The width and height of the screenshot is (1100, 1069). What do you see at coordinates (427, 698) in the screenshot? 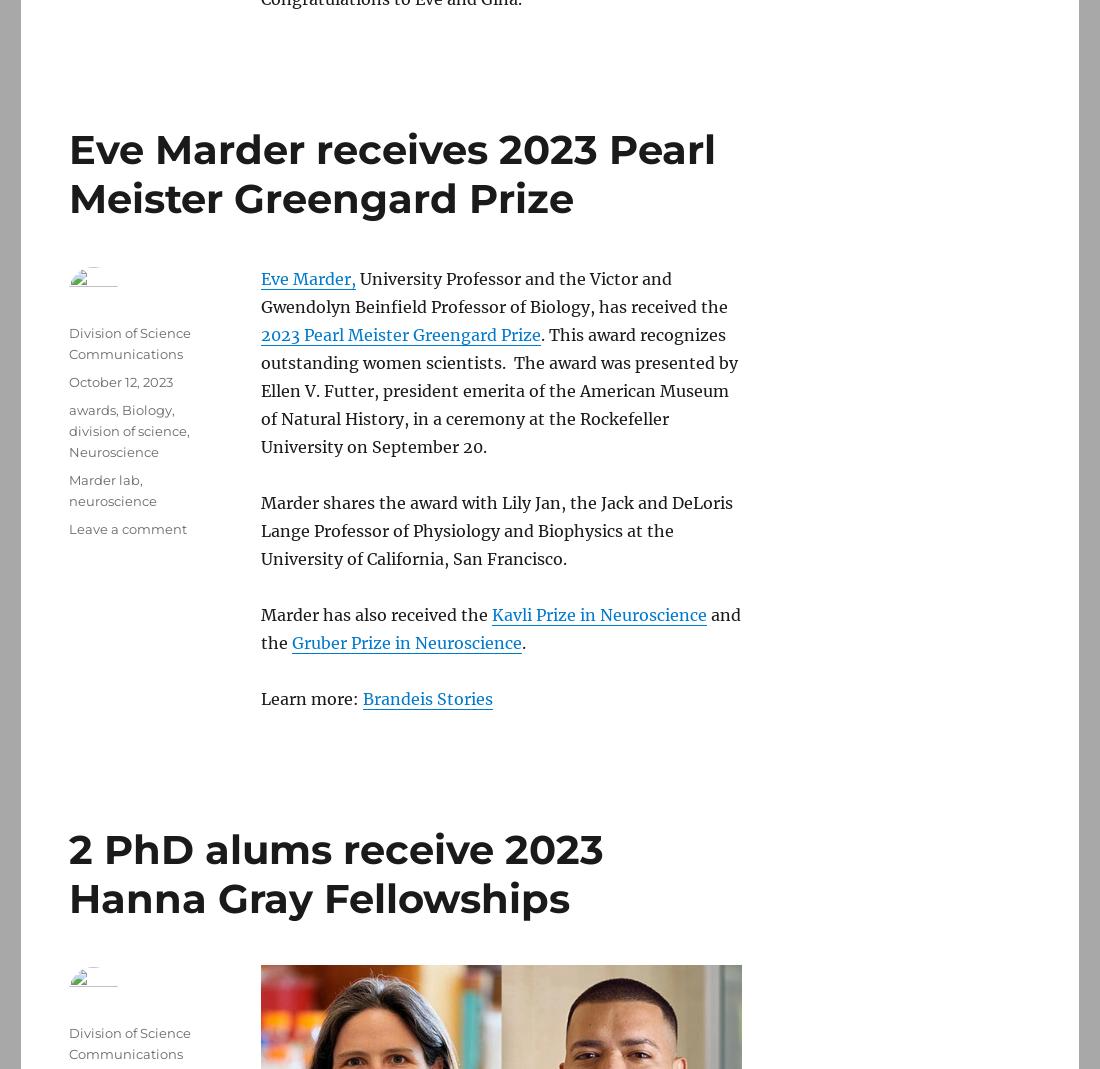
I see `'Brandeis Stories'` at bounding box center [427, 698].